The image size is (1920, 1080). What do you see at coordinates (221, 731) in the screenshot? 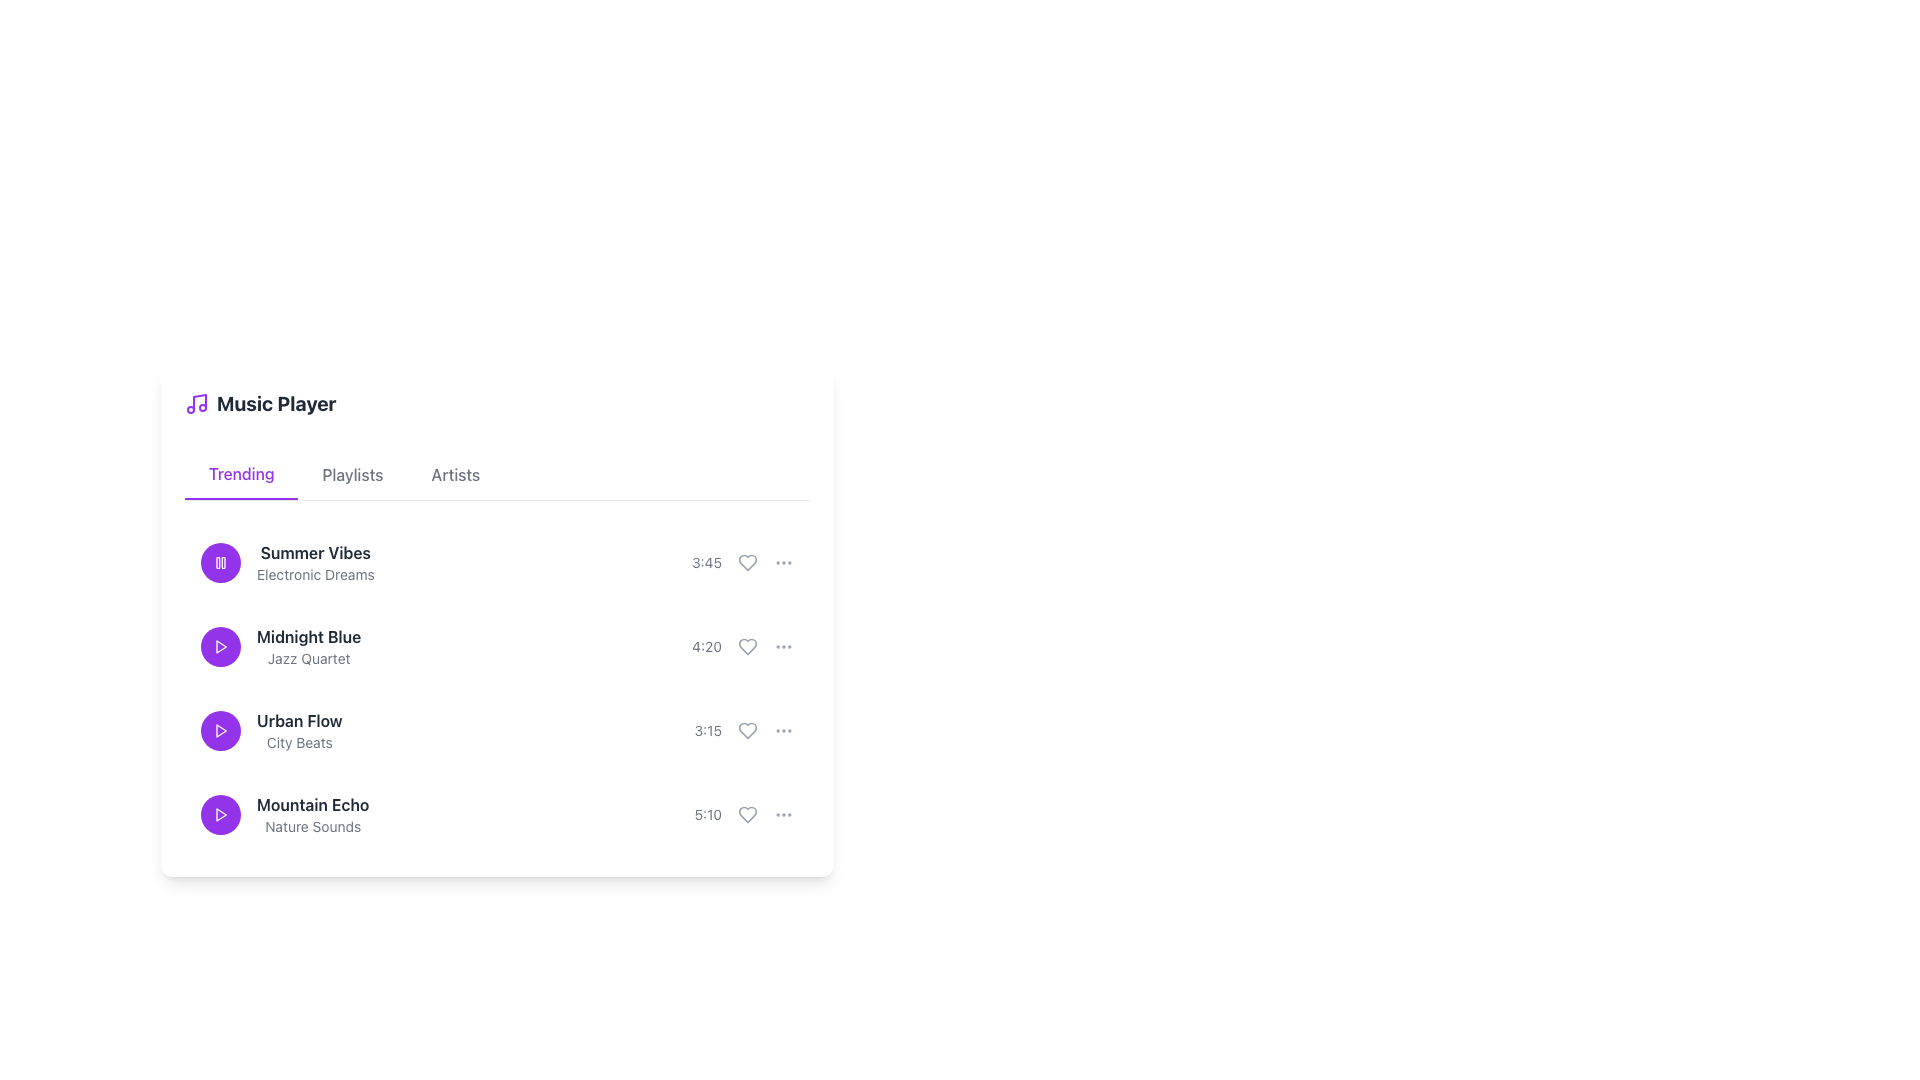
I see `the vector graphic play button for the song 'Urban Flow' located in the third row of the music player's 'Trending' section to trigger a tooltip or visual effect` at bounding box center [221, 731].